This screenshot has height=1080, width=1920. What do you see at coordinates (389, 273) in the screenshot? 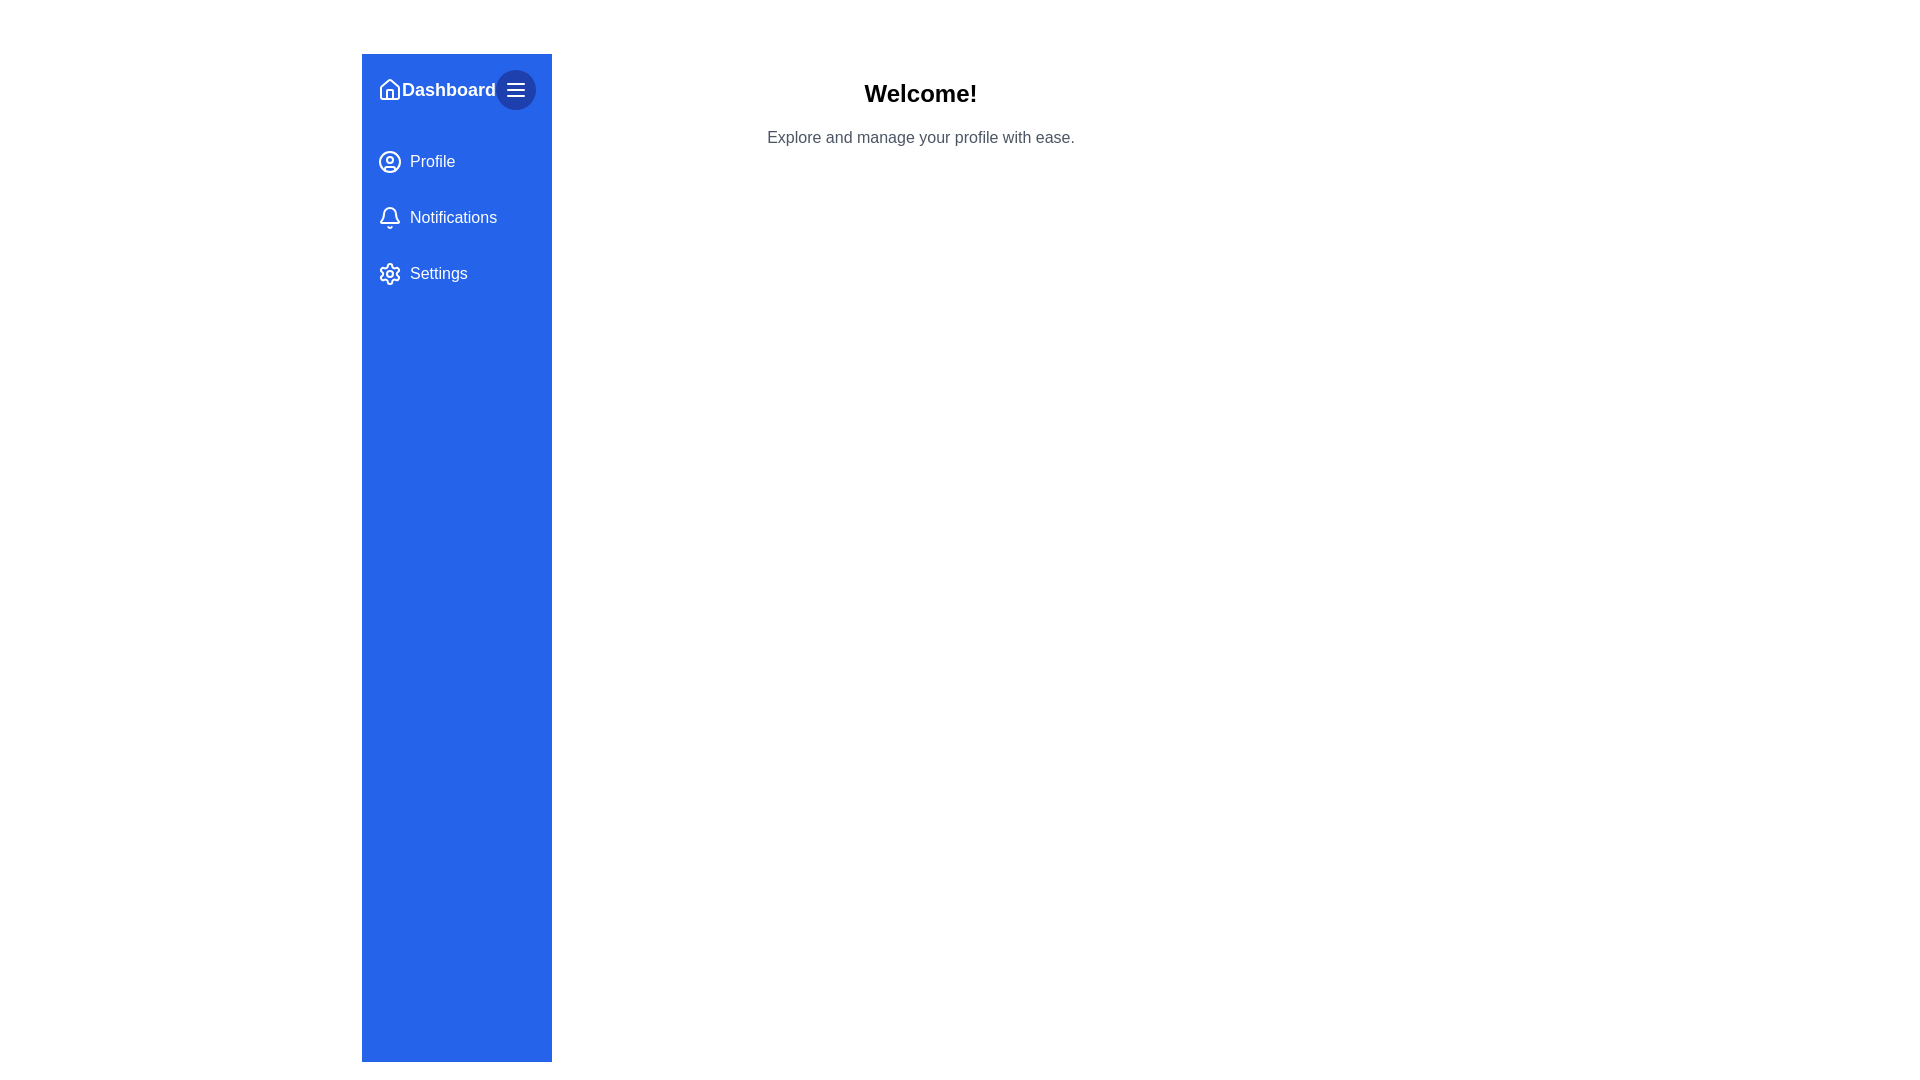
I see `the cogwheel icon representing the settings feature` at bounding box center [389, 273].